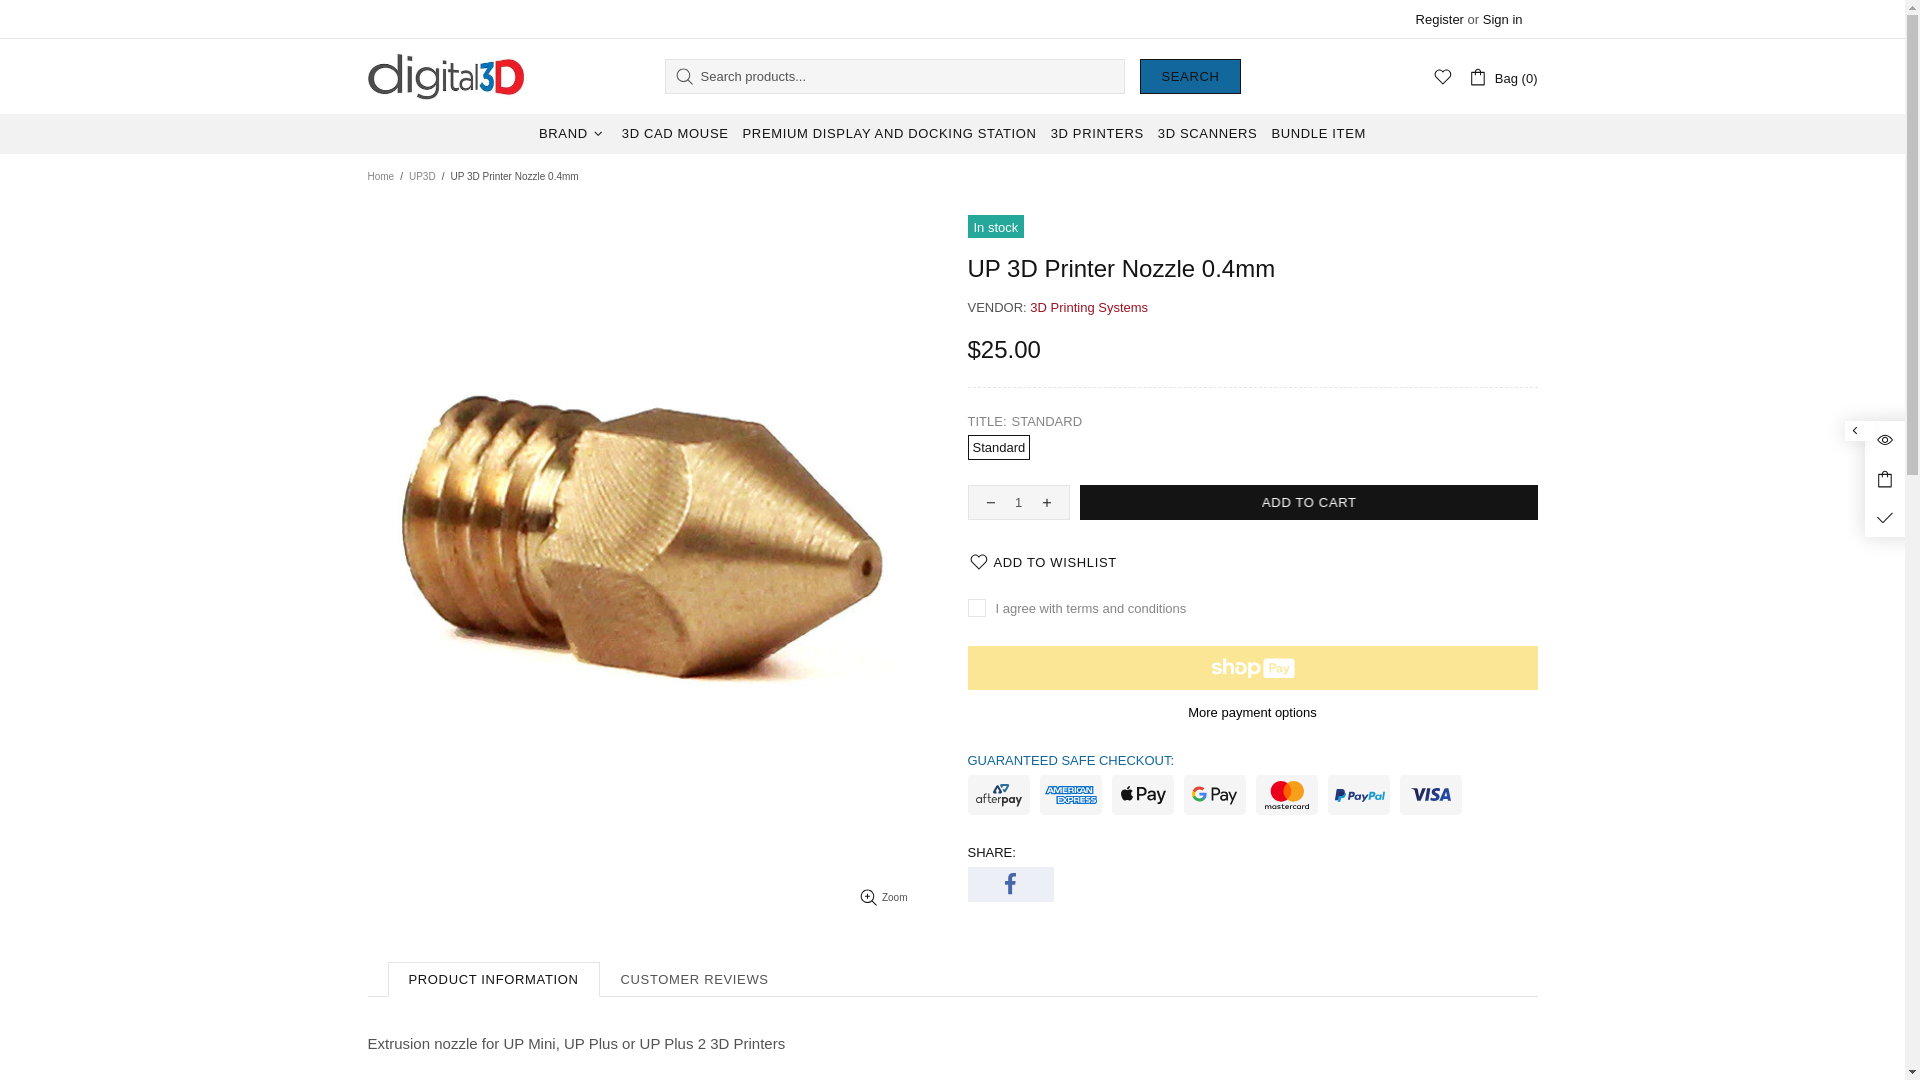 Image resolution: width=1920 pixels, height=1080 pixels. Describe the element at coordinates (1483, 18) in the screenshot. I see `'Sign in'` at that location.